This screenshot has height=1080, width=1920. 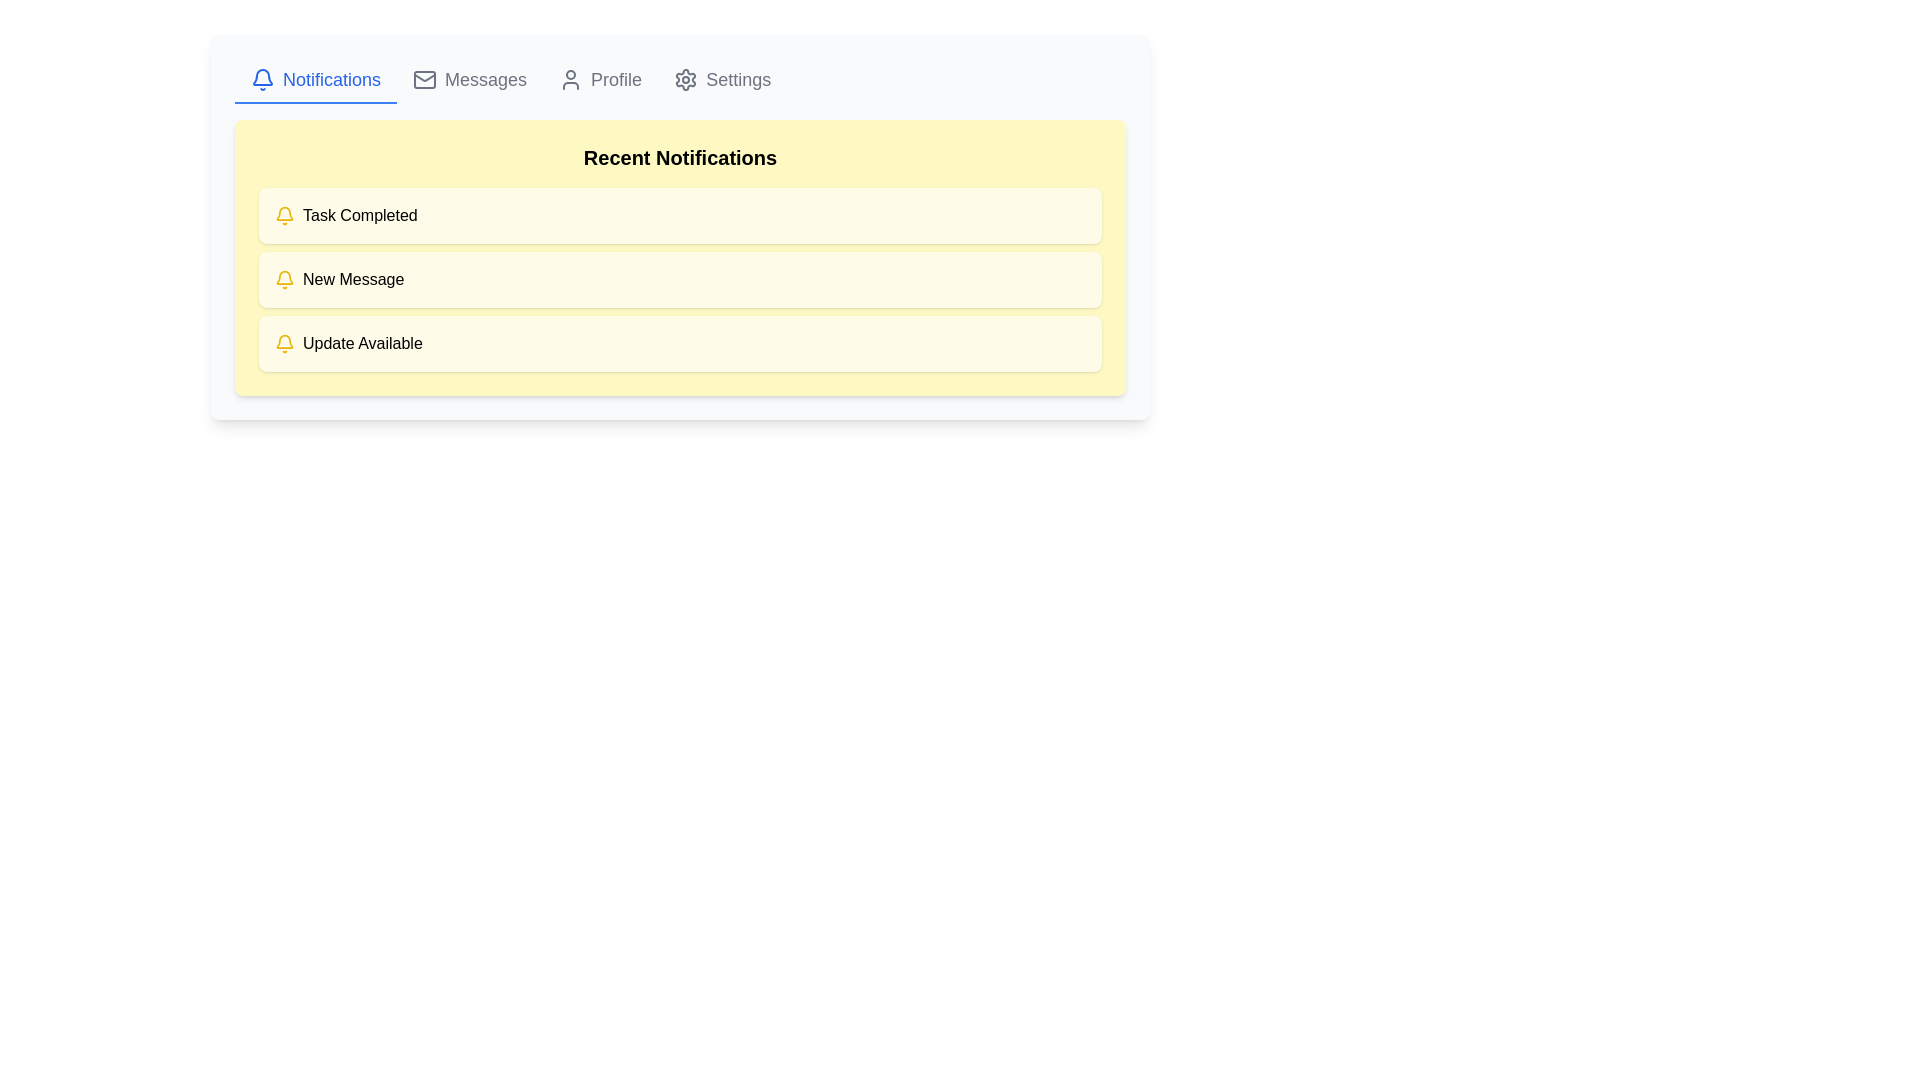 I want to click on the SVG envelope icon in the navigation bar, so click(x=424, y=79).